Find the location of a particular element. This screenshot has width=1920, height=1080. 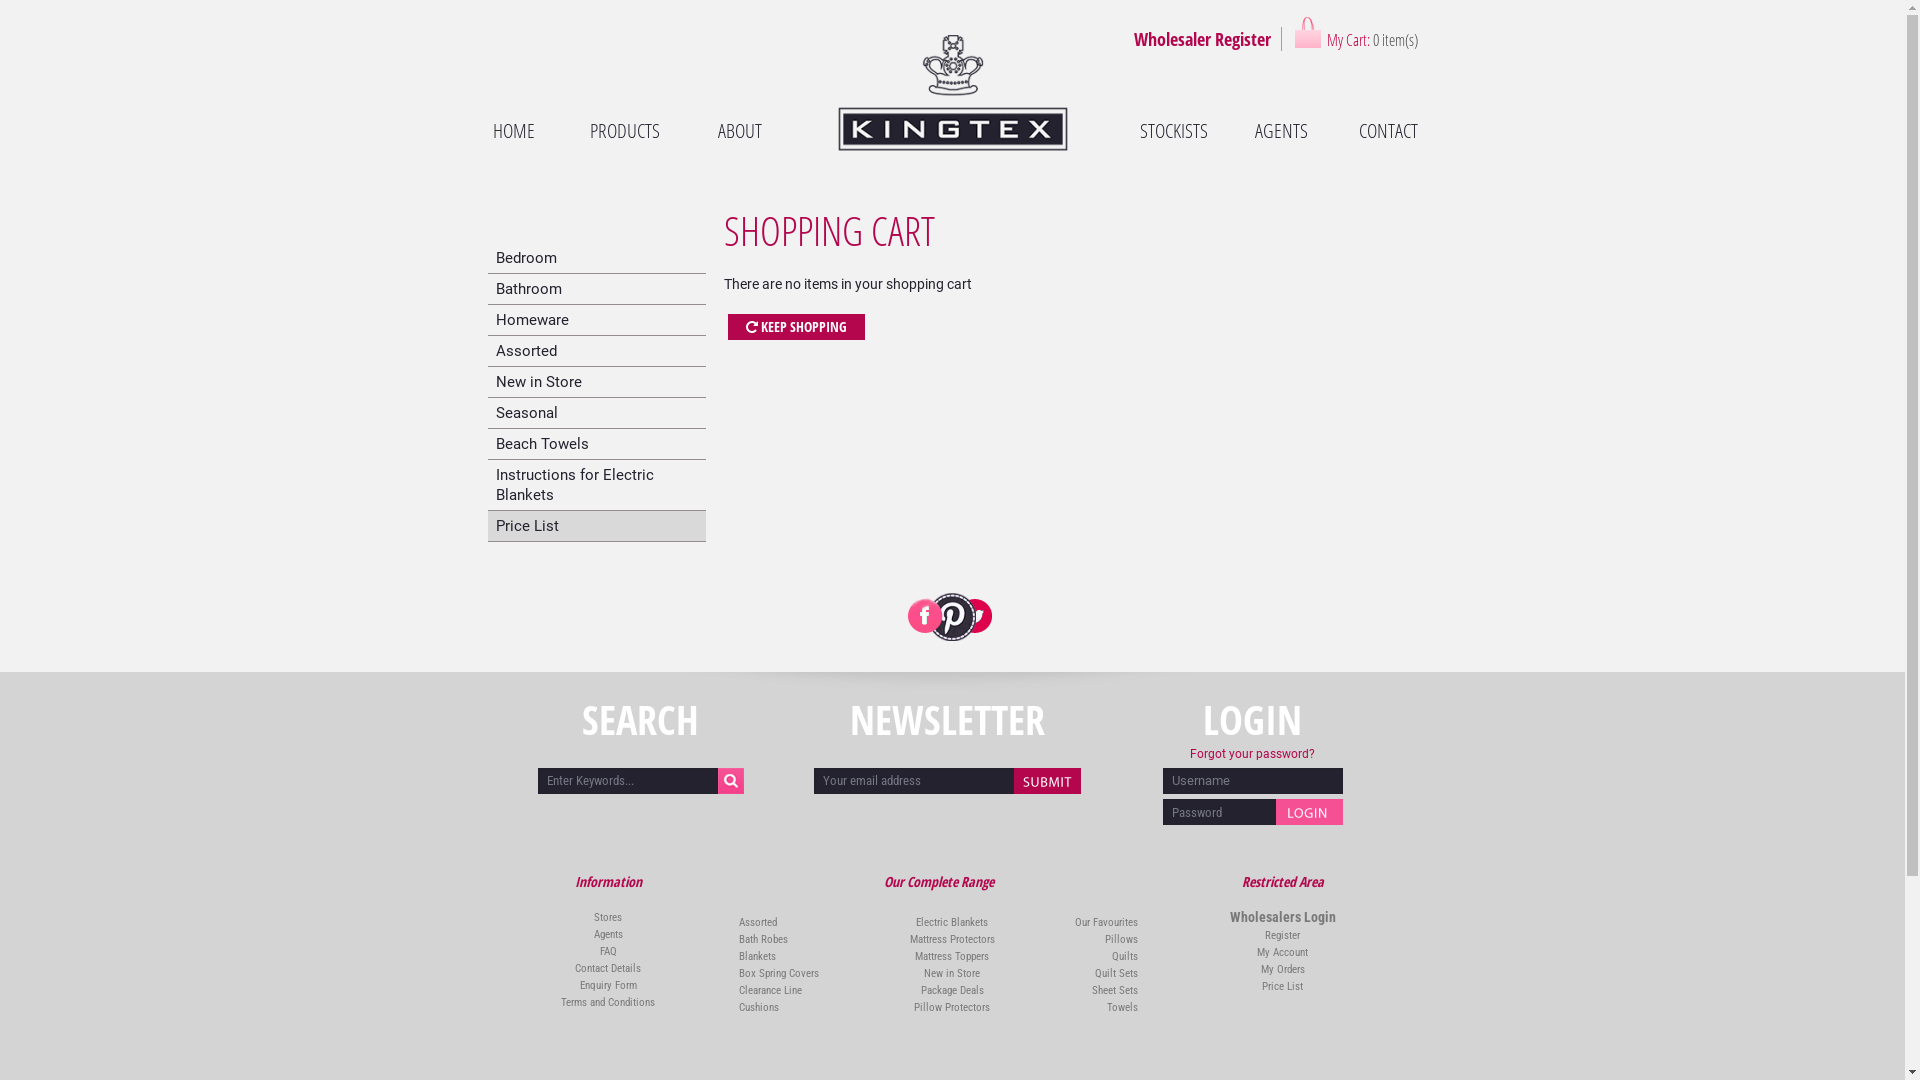

'My Account' is located at coordinates (1282, 951).